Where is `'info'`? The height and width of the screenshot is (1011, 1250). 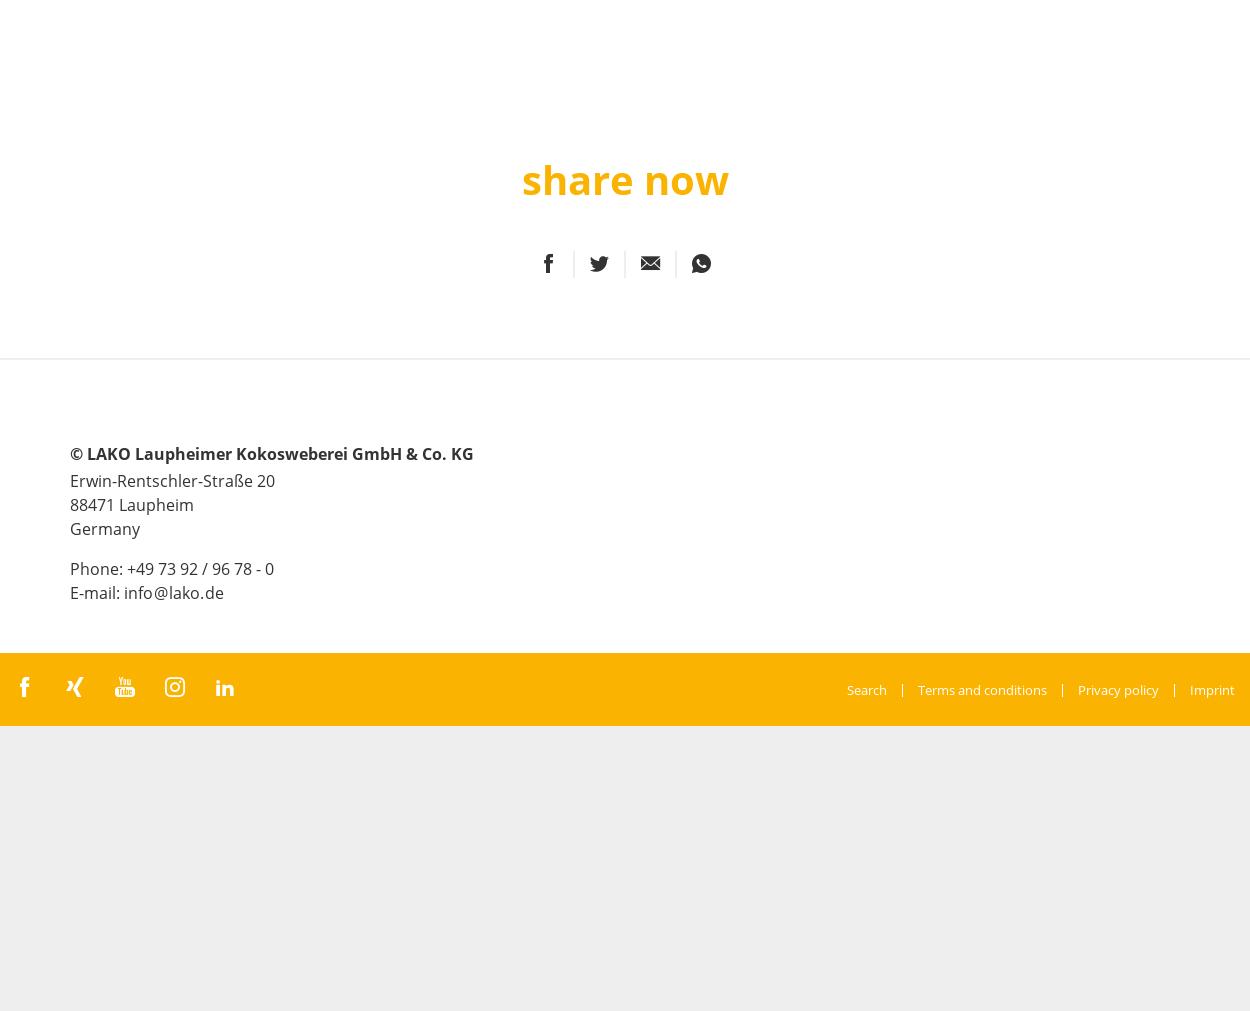 'info' is located at coordinates (123, 592).